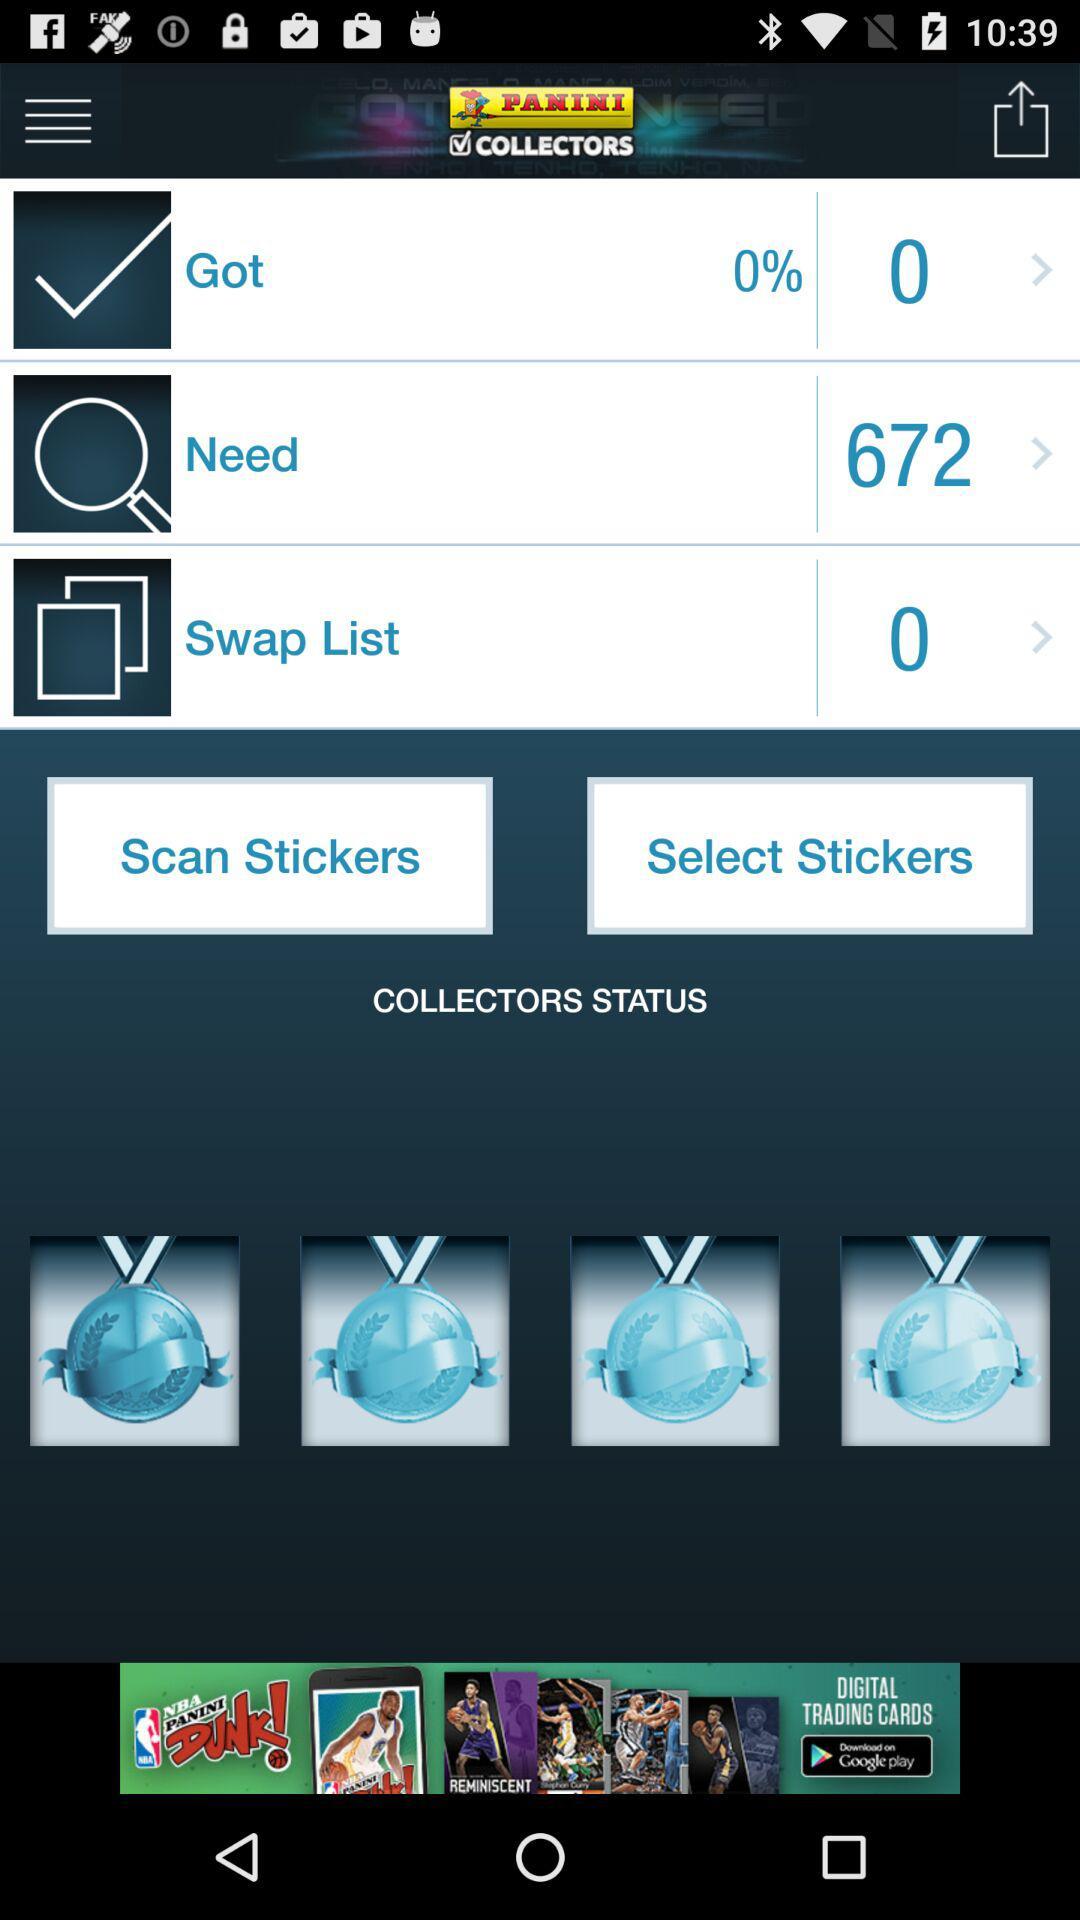 The image size is (1080, 1920). I want to click on sticker, so click(405, 1340).